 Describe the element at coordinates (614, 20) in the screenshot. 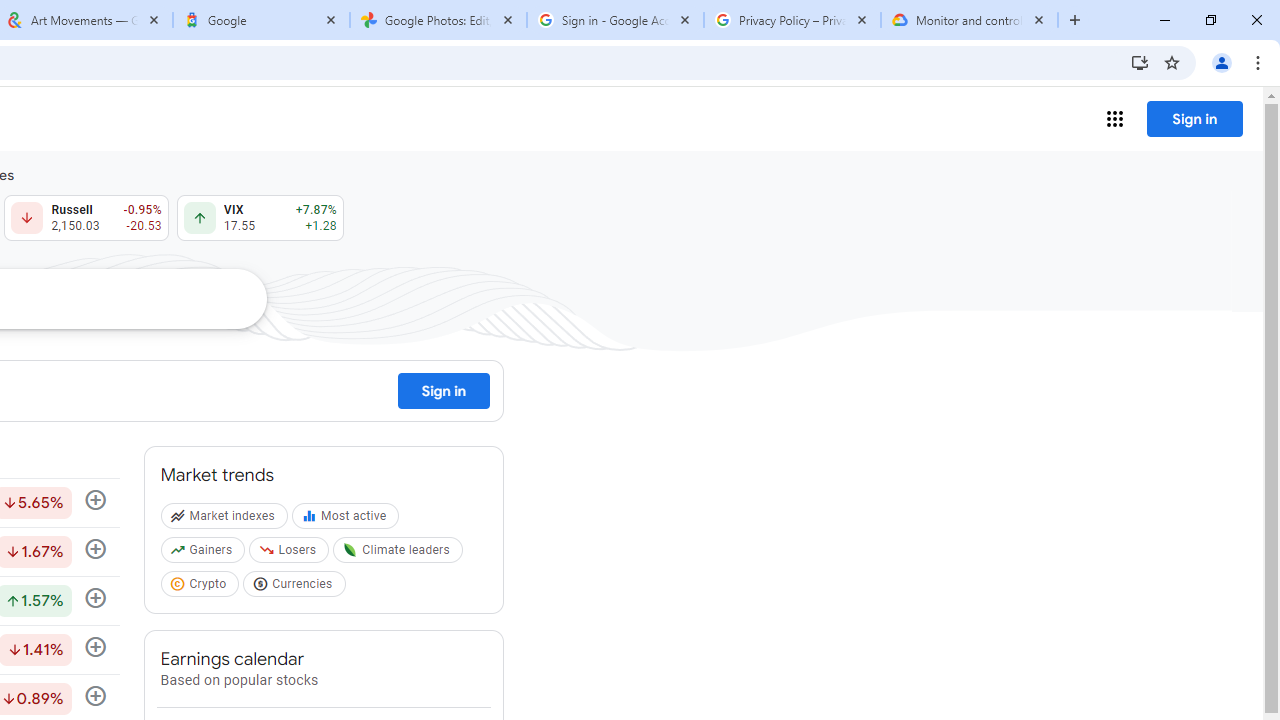

I see `'Sign in - Google Accounts'` at that location.